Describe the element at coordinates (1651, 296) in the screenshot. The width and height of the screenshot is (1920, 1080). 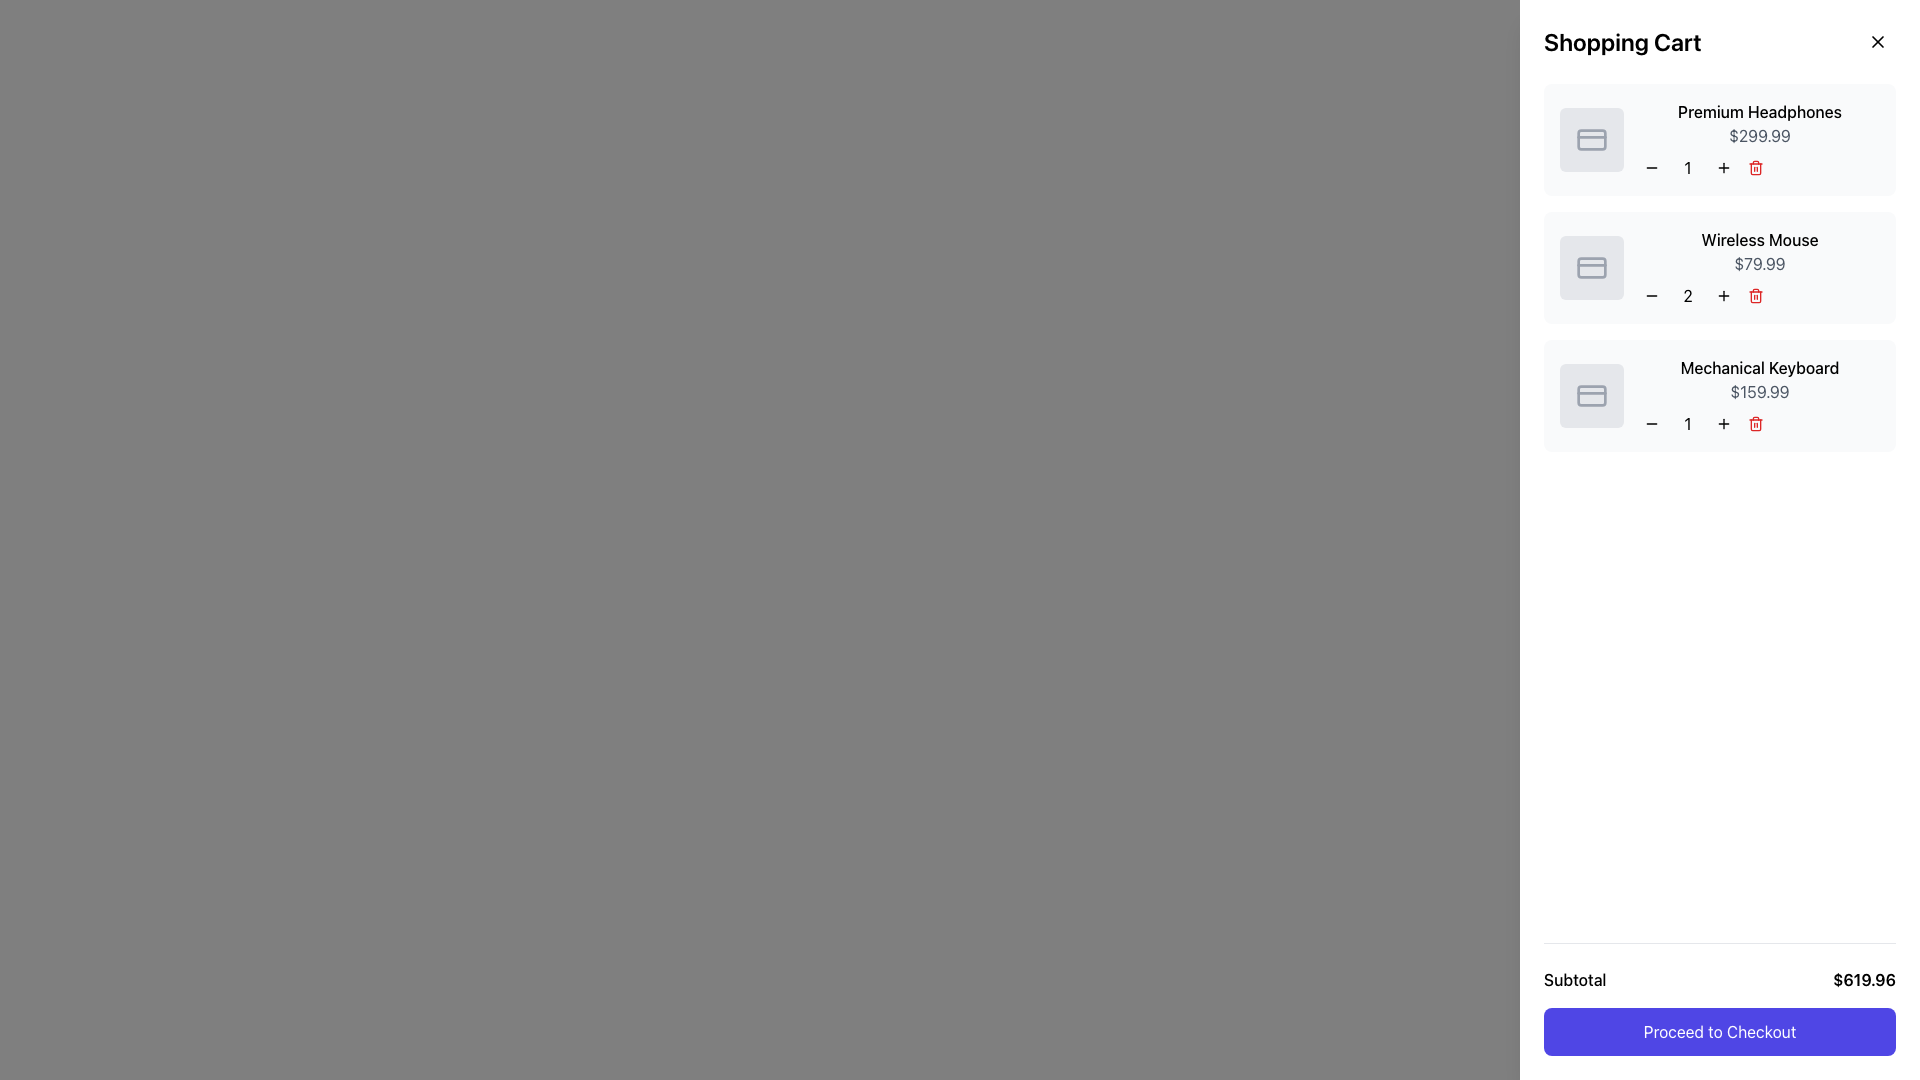
I see `the circular button with a minus symbol located to the left of the number '2' for the item 'Wireless Mouse'` at that location.